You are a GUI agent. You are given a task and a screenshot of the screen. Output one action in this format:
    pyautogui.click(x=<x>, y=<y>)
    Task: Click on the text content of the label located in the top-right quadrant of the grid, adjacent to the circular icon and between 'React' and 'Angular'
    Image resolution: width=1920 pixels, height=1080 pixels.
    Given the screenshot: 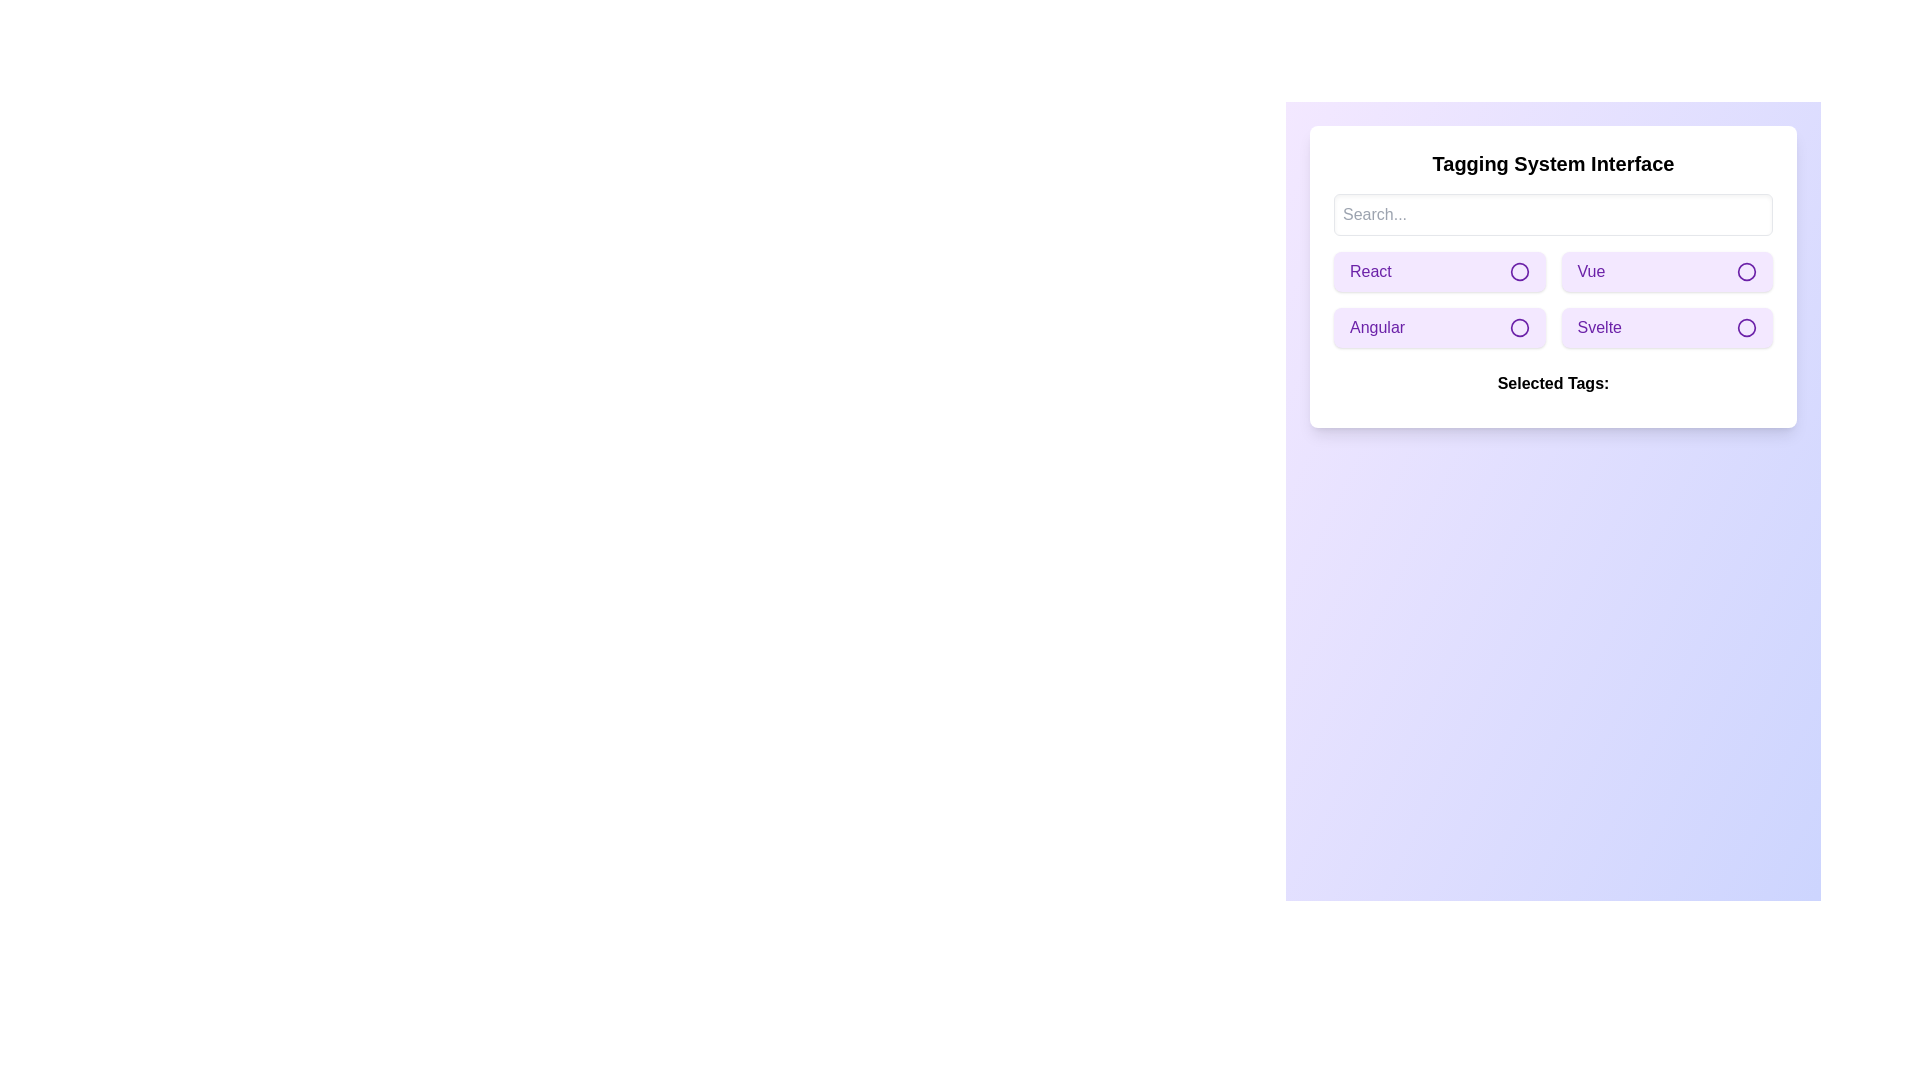 What is the action you would take?
    pyautogui.click(x=1590, y=272)
    